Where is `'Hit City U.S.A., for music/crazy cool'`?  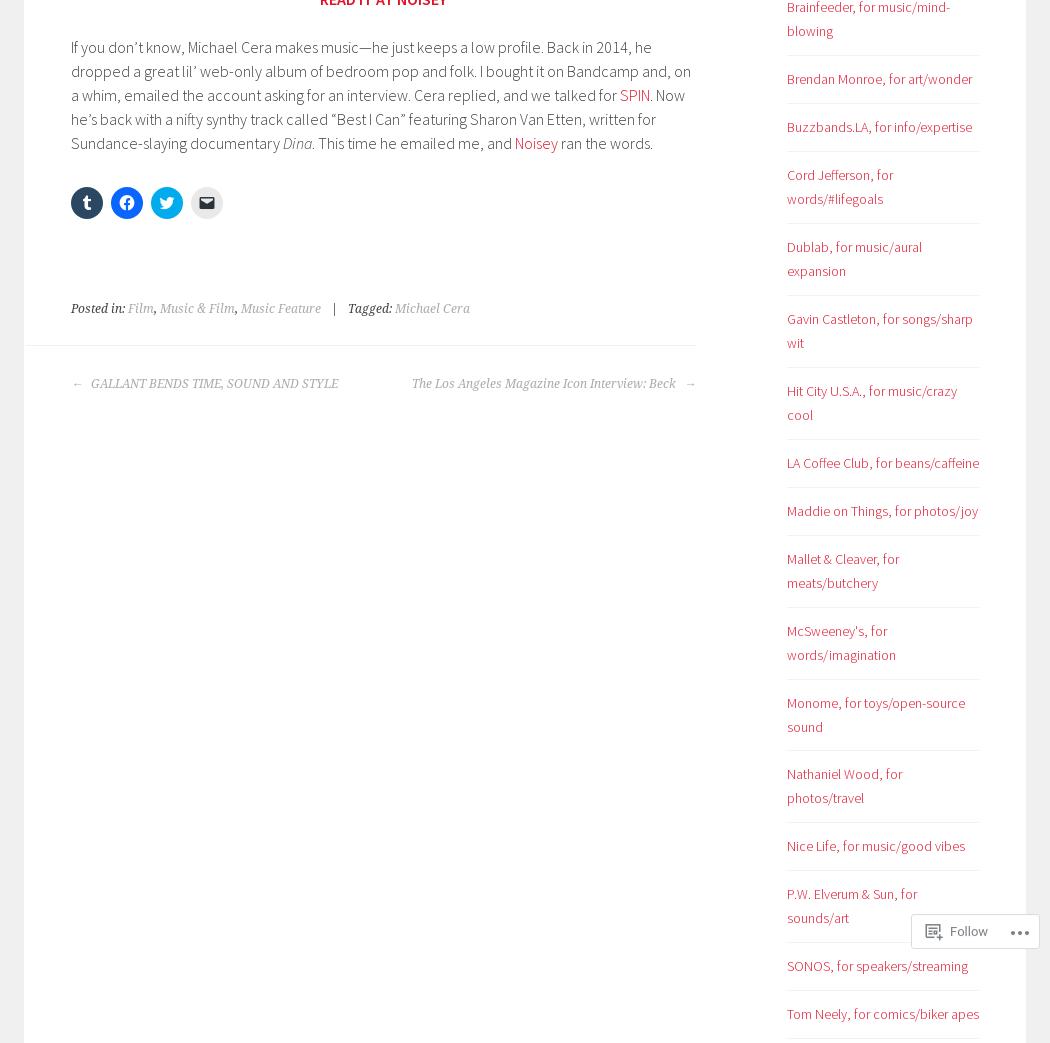
'Hit City U.S.A., for music/crazy cool' is located at coordinates (869, 401).